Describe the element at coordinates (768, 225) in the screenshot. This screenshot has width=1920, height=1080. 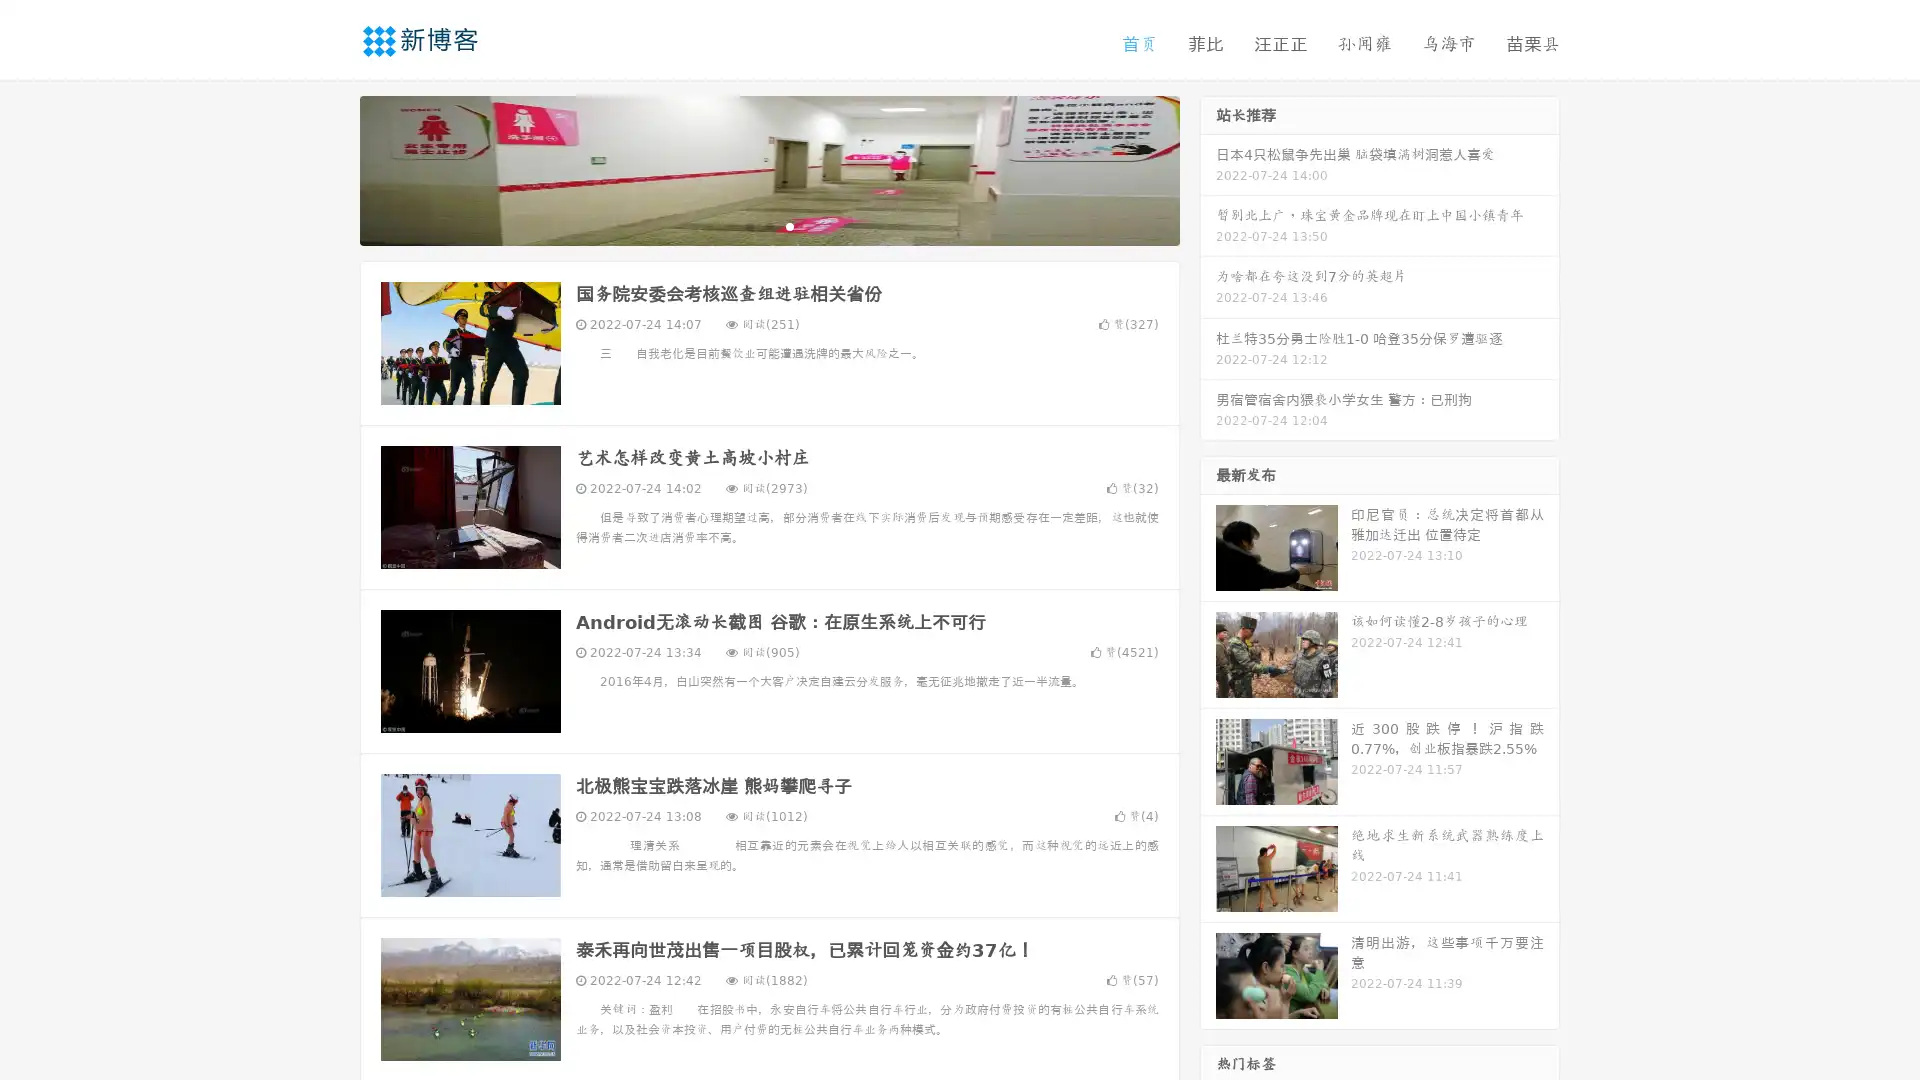
I see `Go to slide 2` at that location.